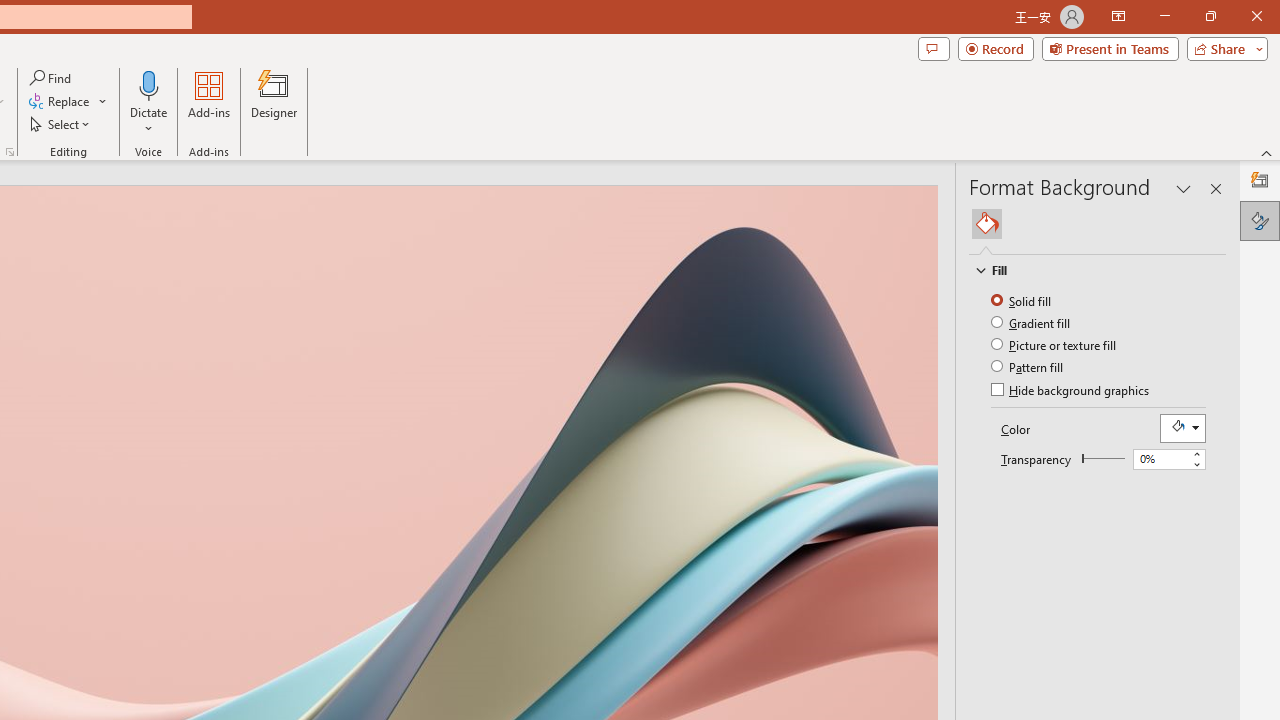 This screenshot has width=1280, height=720. I want to click on 'Picture or texture fill', so click(1054, 343).